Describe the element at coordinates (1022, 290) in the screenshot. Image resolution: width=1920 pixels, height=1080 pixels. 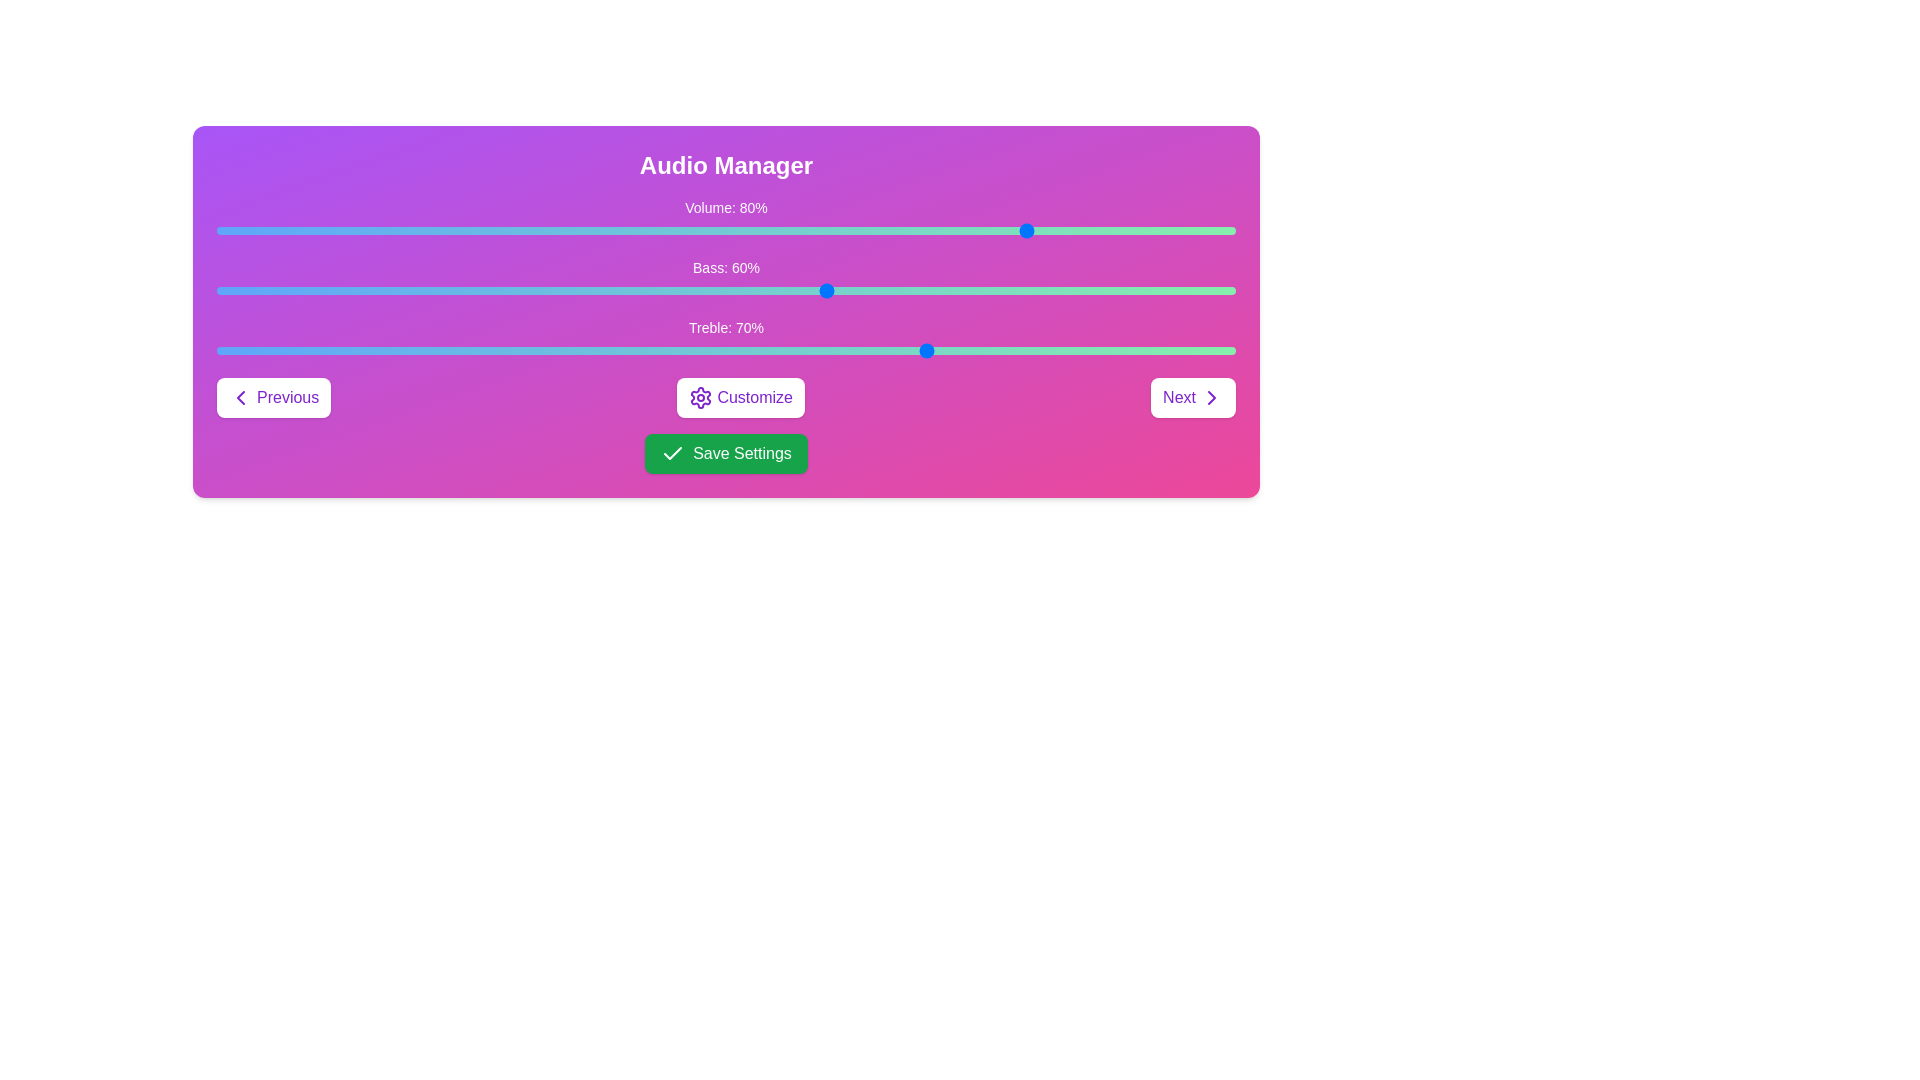
I see `the bass level` at that location.